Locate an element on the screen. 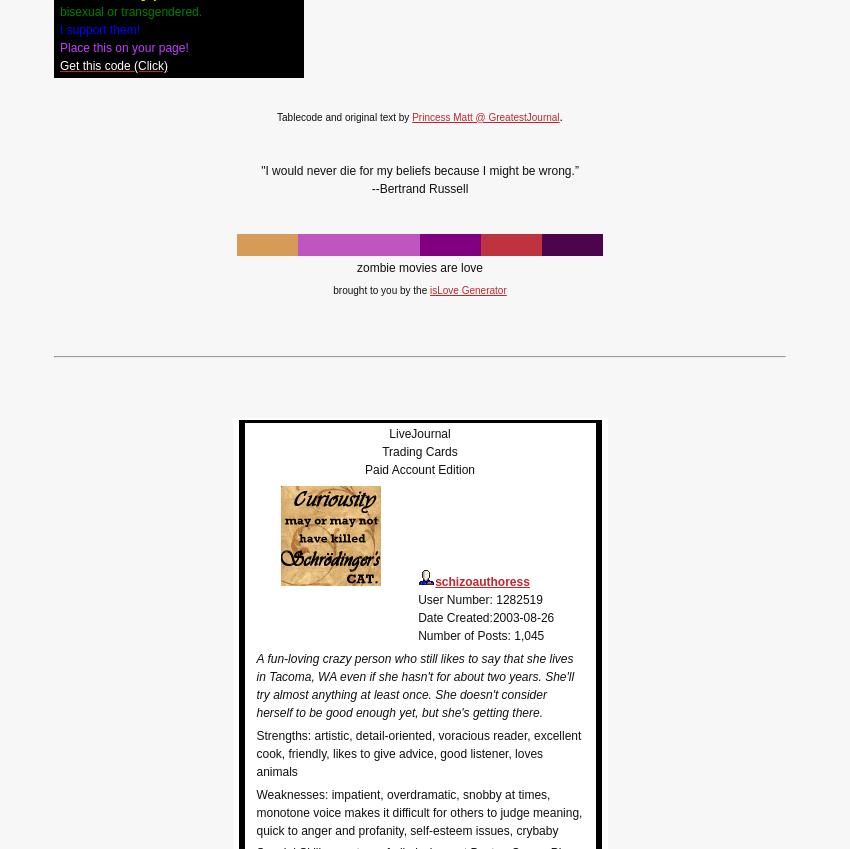 Image resolution: width=850 pixels, height=849 pixels. '1282519' is located at coordinates (518, 598).